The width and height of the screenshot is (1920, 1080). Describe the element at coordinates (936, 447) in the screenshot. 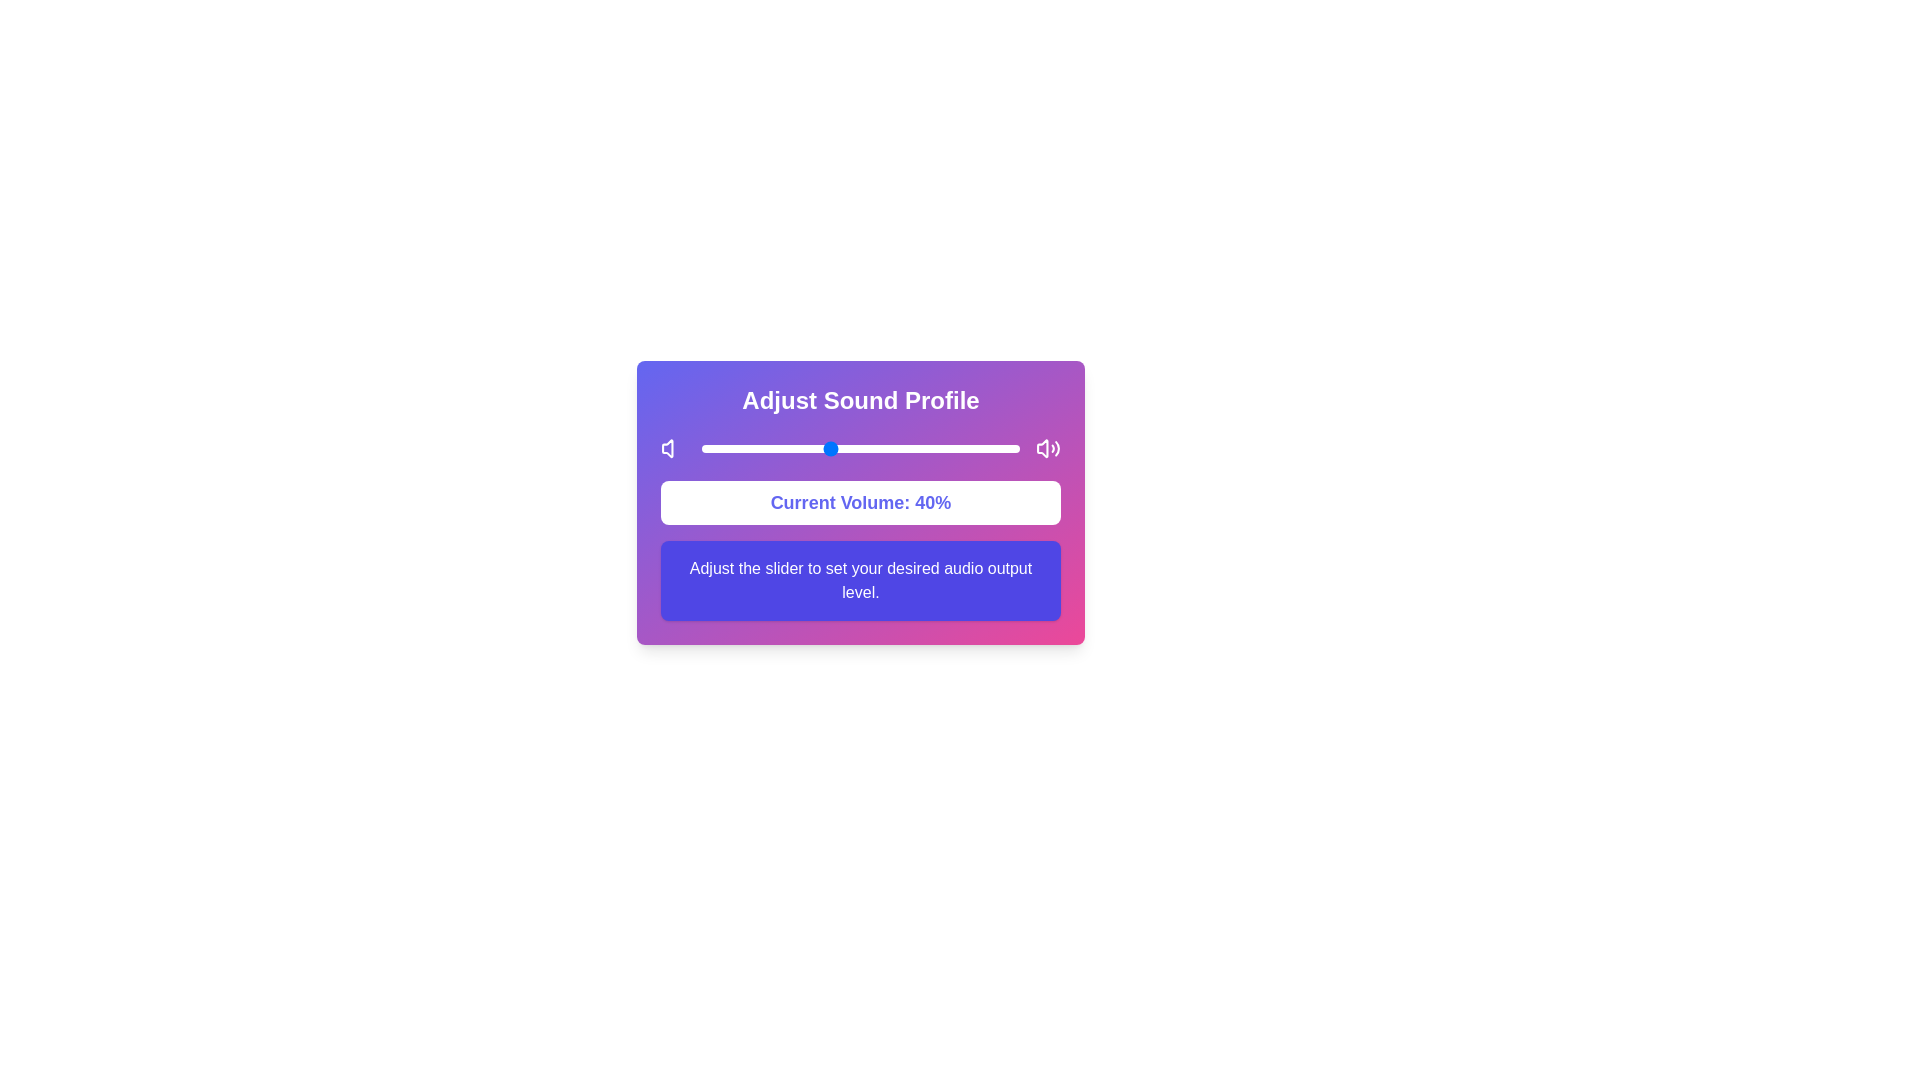

I see `the slider to set the sound level to 74` at that location.